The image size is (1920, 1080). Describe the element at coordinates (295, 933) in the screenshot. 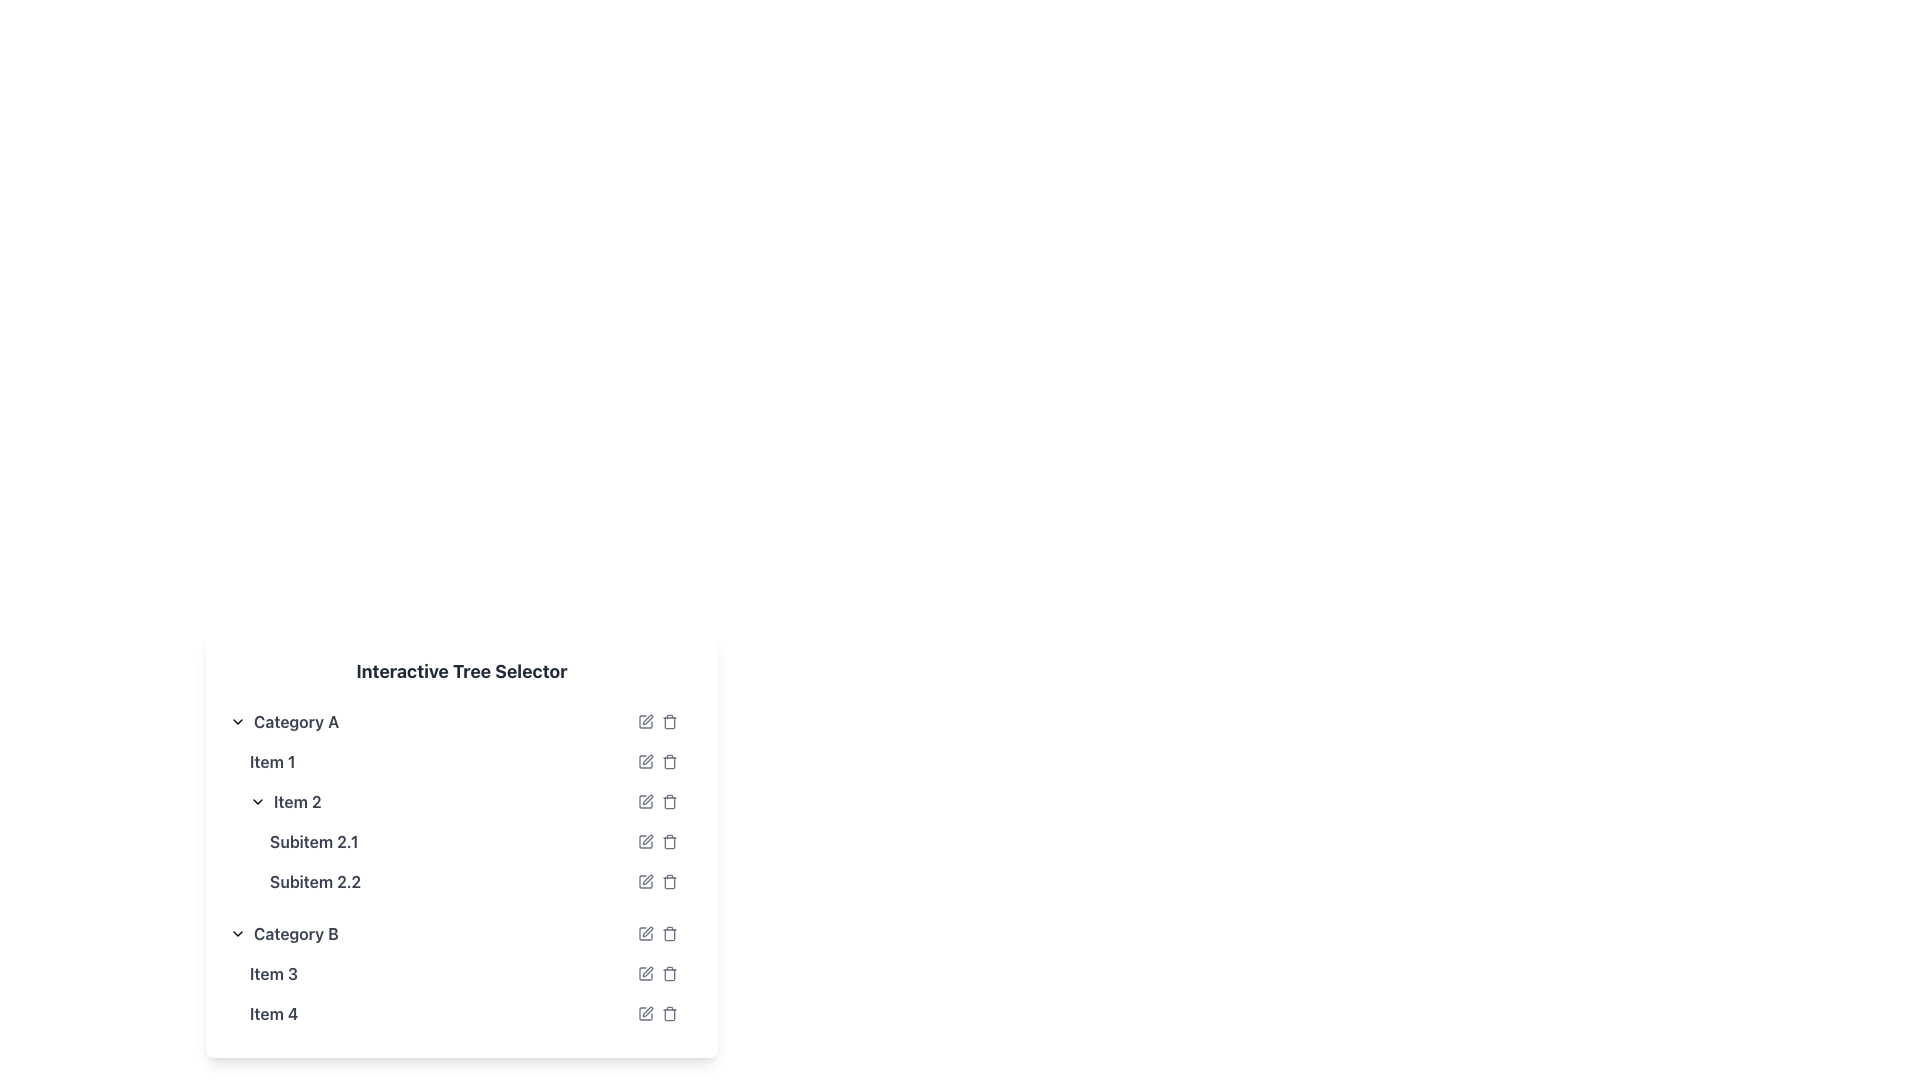

I see `the text label displaying 'Category B' in bold, dark gray font, which is positioned in the second tier of the list under 'Interactive Tree Selector.'` at that location.